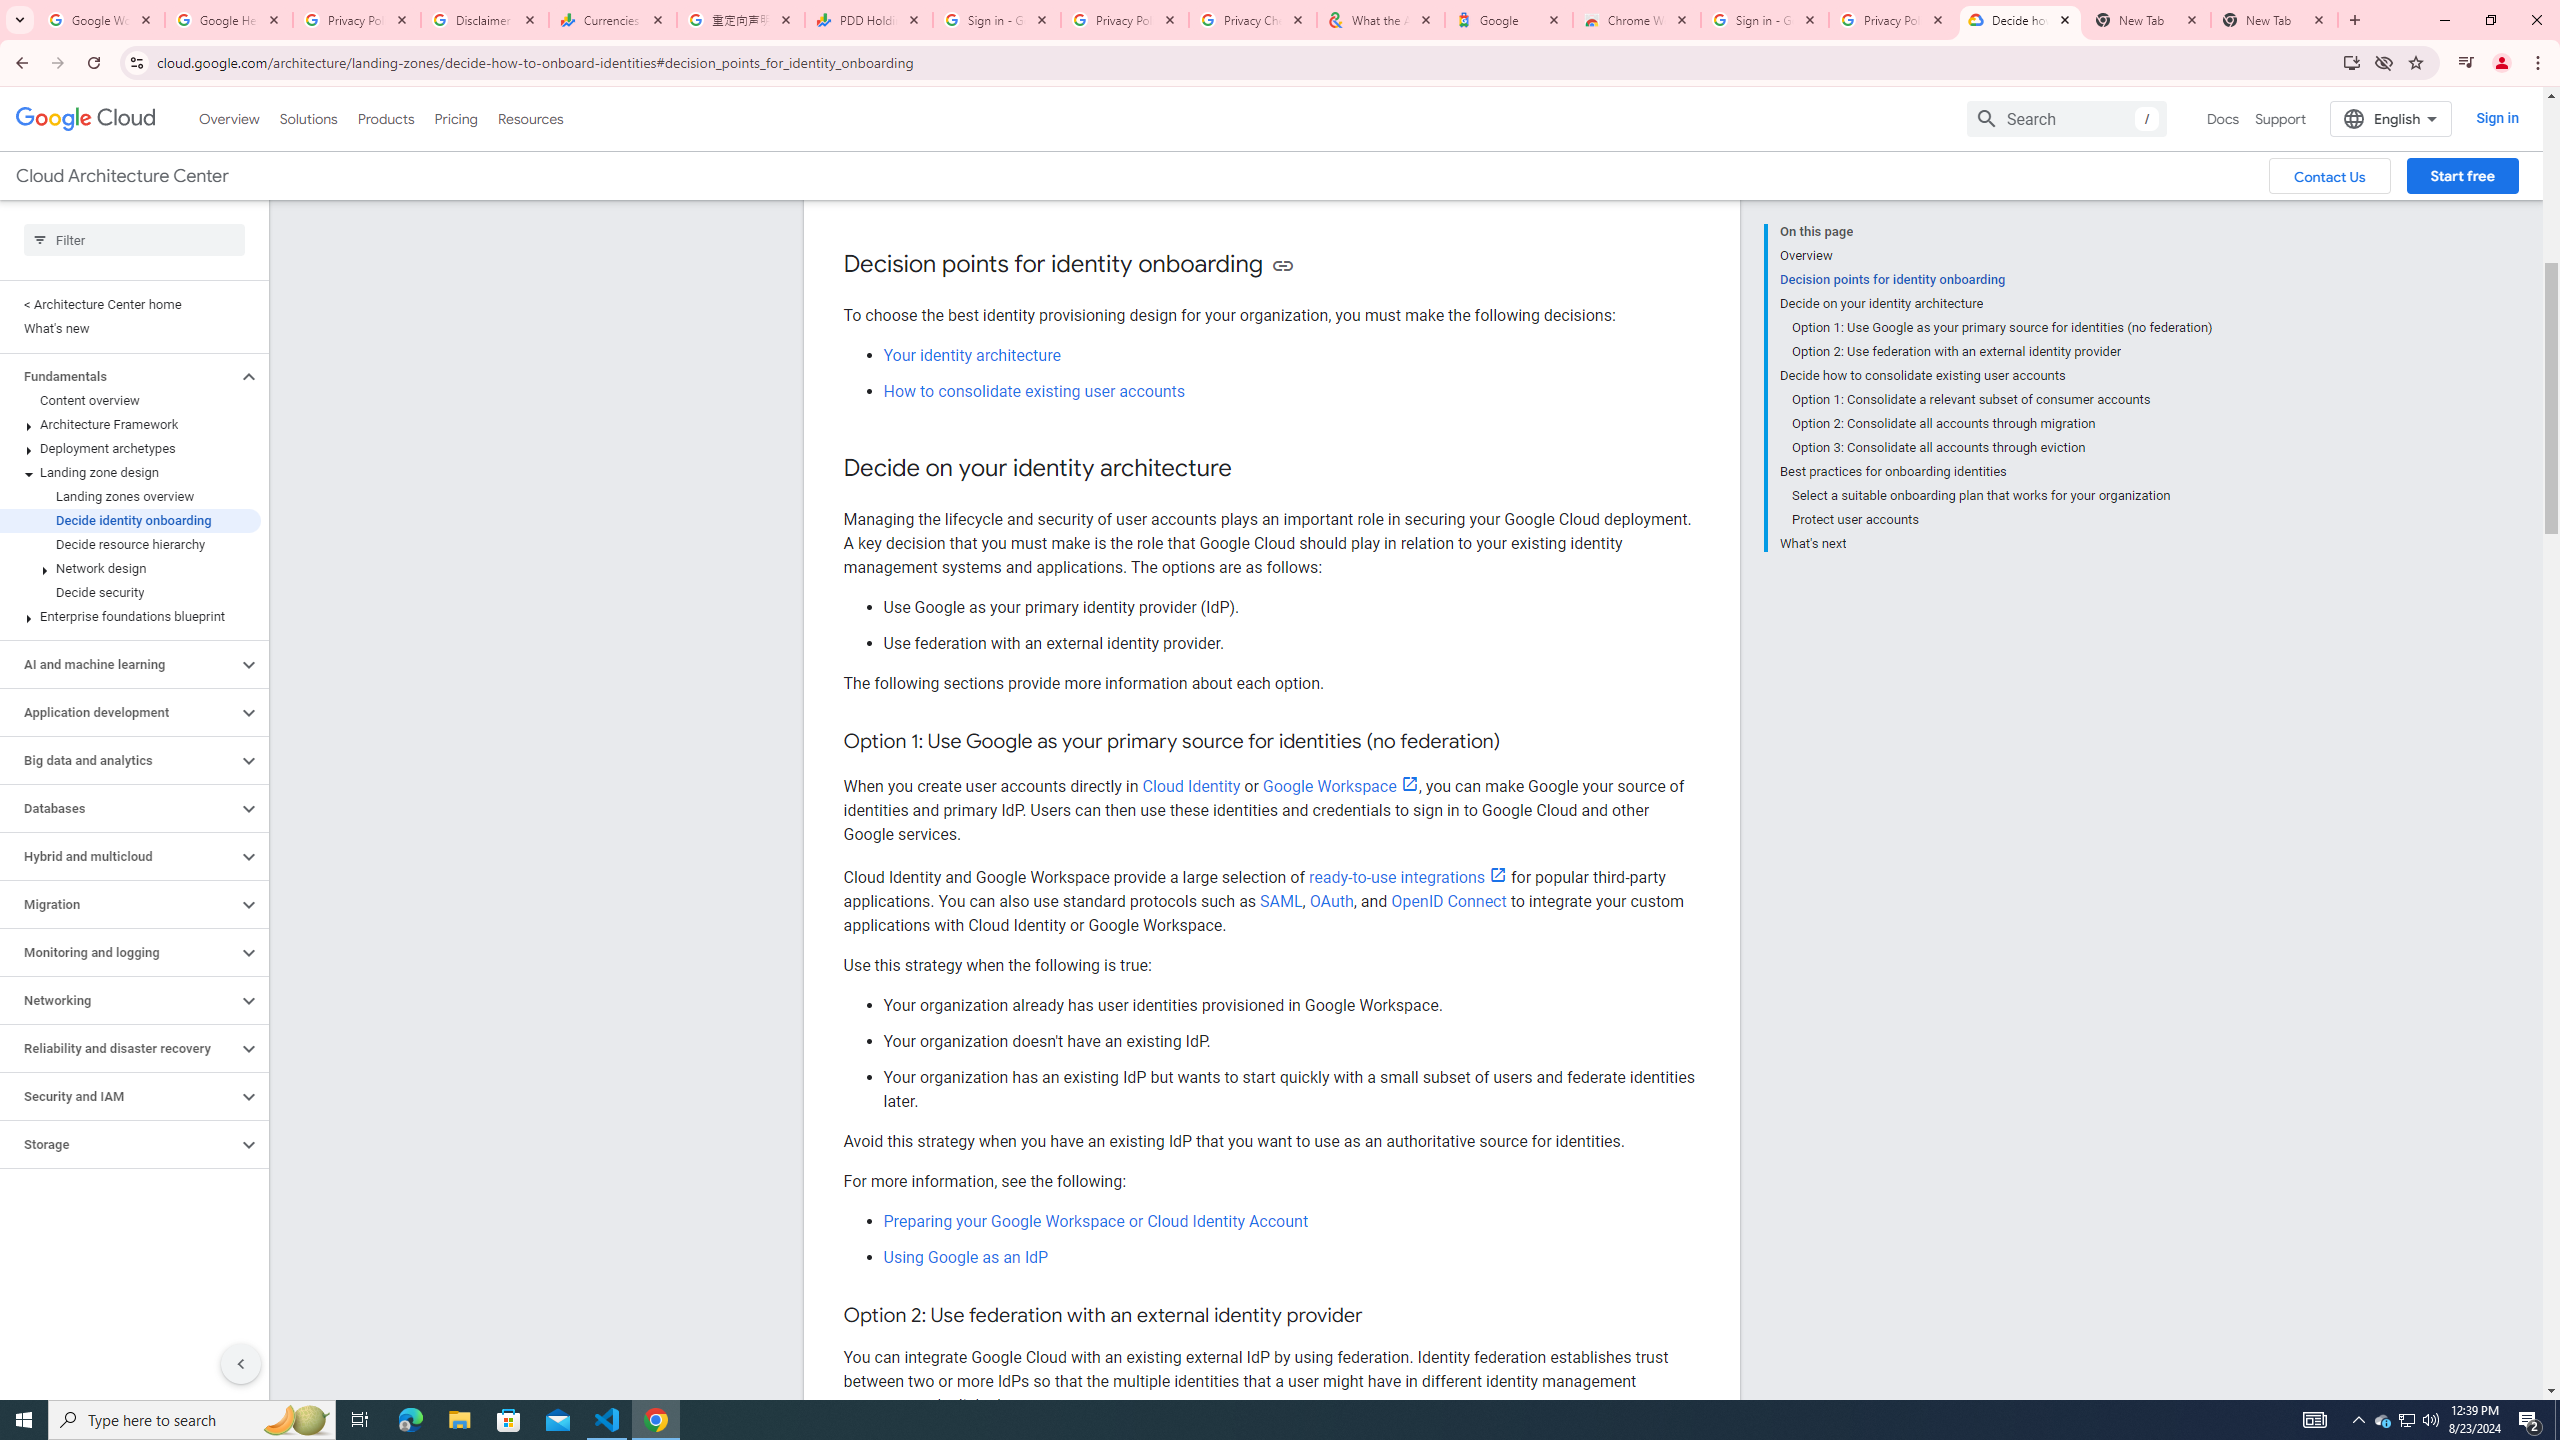 Image resolution: width=2560 pixels, height=1440 pixels. I want to click on 'Databases', so click(118, 808).